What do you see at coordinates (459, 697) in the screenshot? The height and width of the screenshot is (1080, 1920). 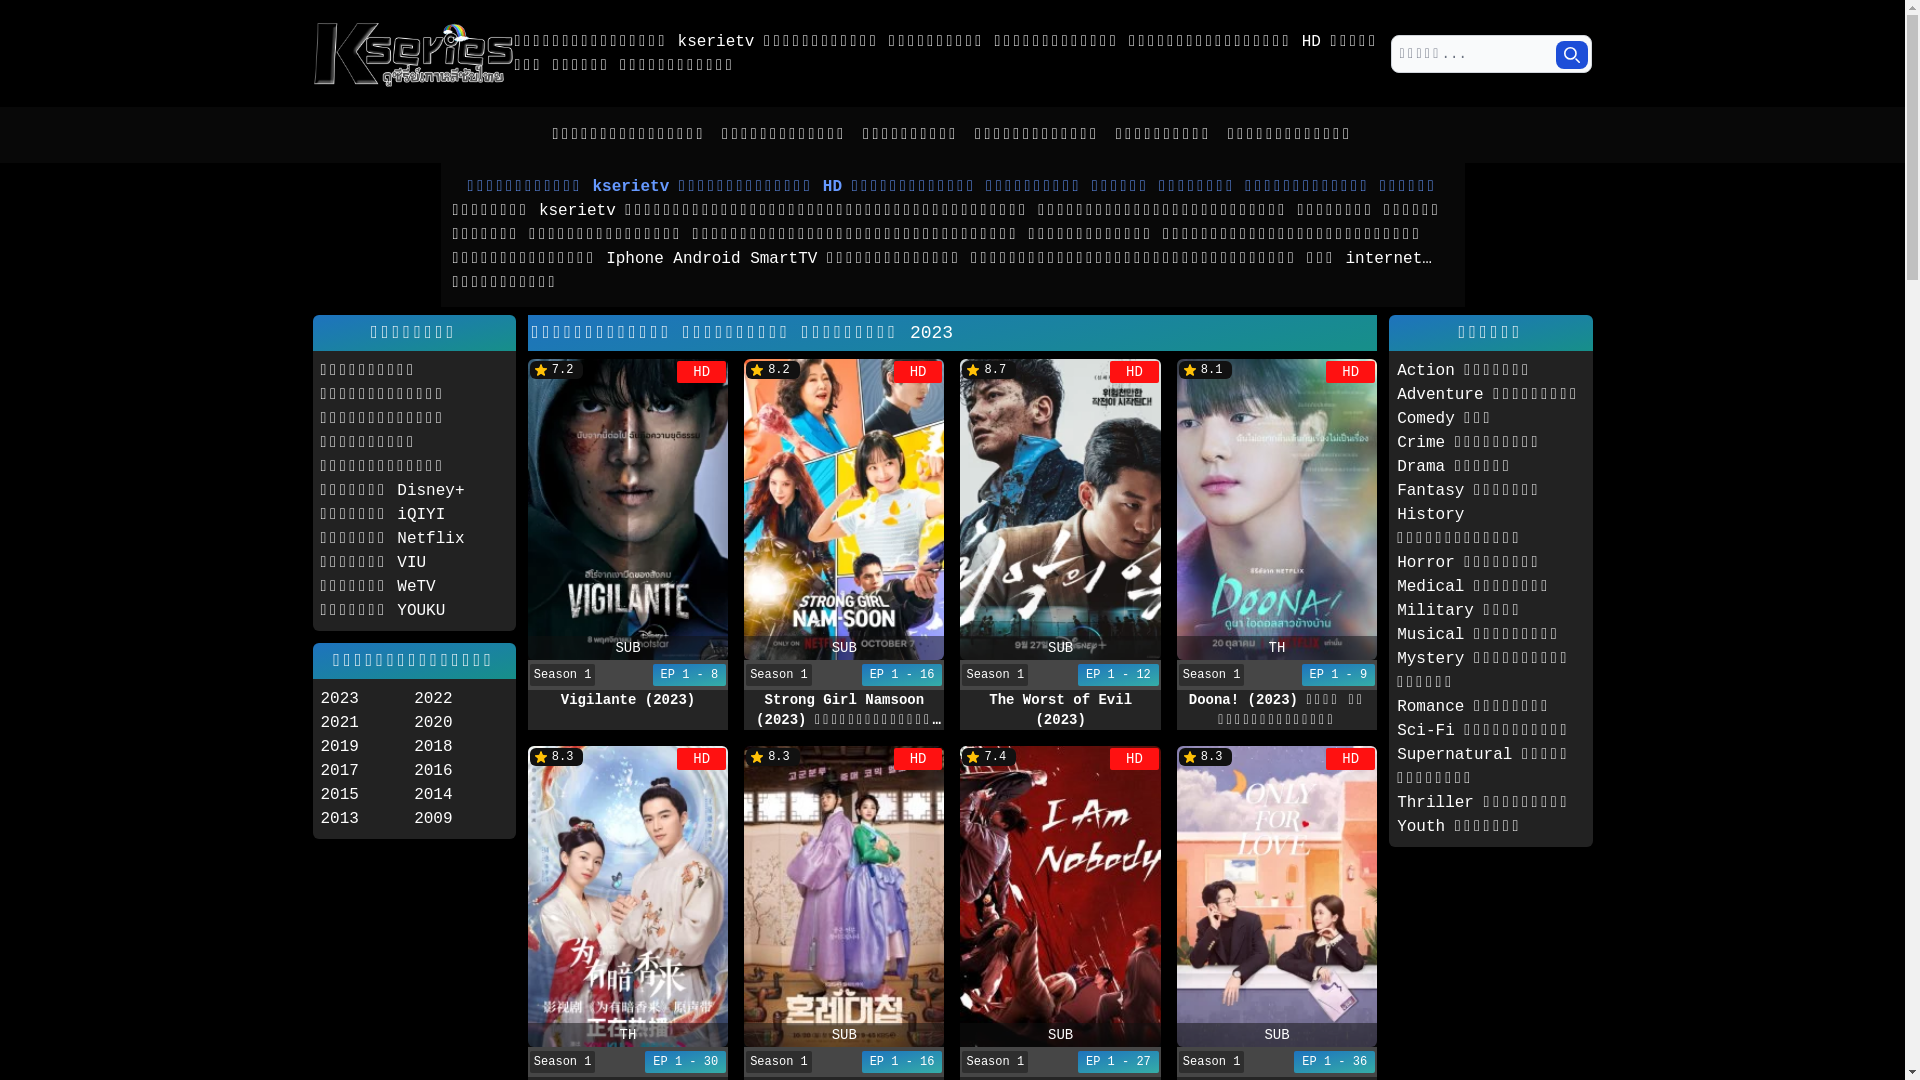 I see `'2022'` at bounding box center [459, 697].